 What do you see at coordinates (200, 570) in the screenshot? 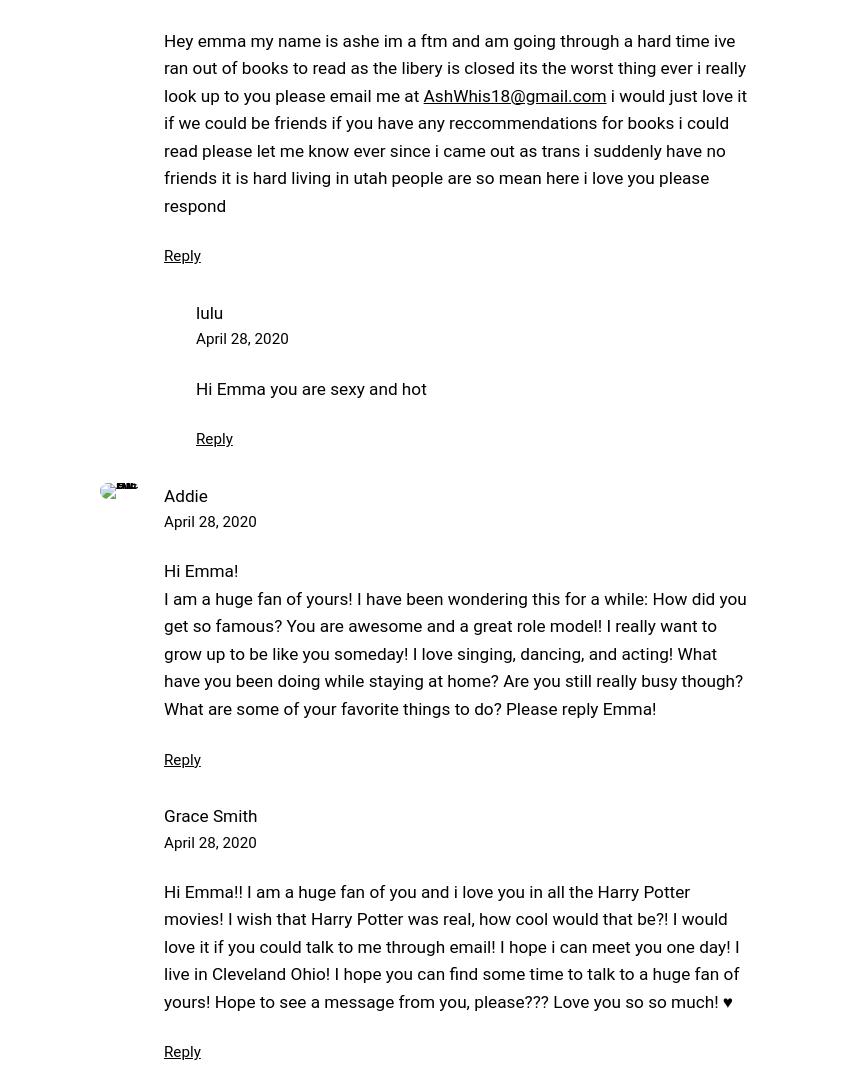
I see `'Hi Emma!'` at bounding box center [200, 570].